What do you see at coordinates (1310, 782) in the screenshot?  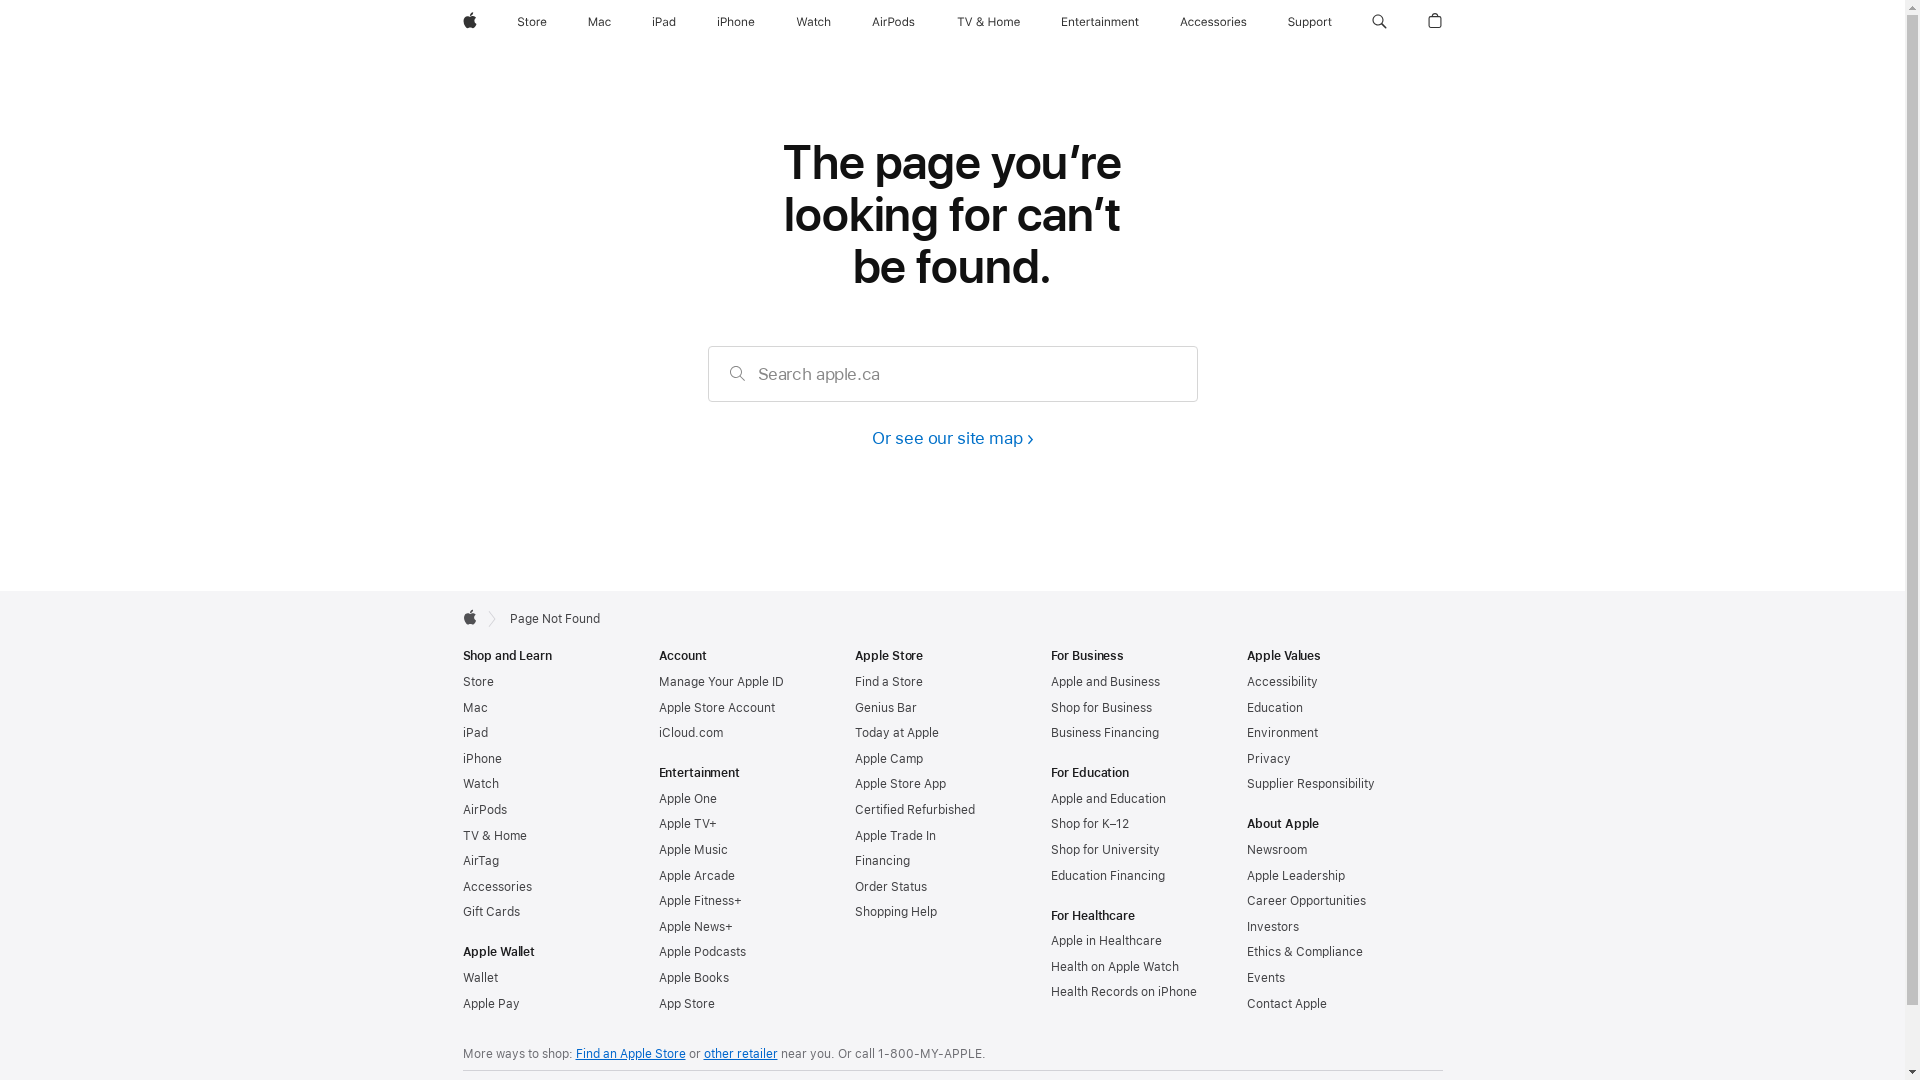 I see `'Supplier Responsibility'` at bounding box center [1310, 782].